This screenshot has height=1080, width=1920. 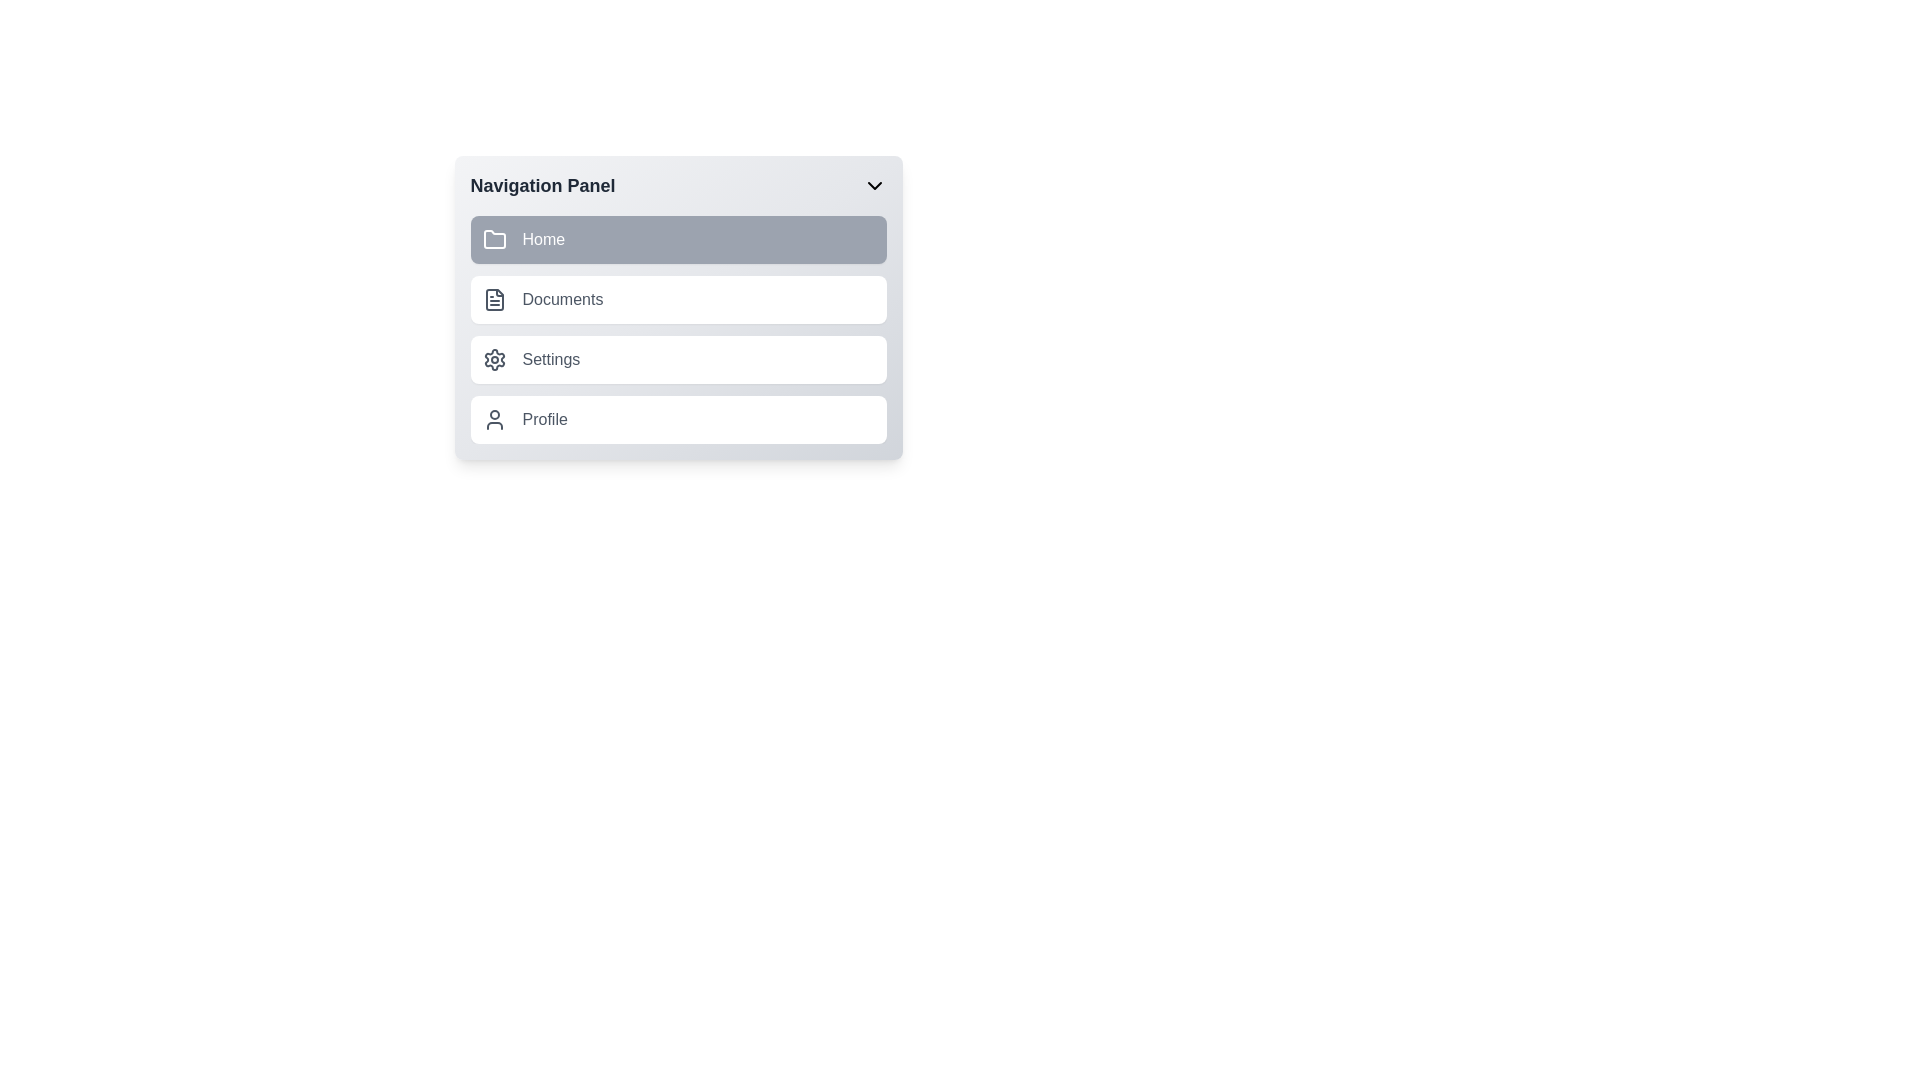 What do you see at coordinates (678, 329) in the screenshot?
I see `the 'Documents' list item in the navigation menu` at bounding box center [678, 329].